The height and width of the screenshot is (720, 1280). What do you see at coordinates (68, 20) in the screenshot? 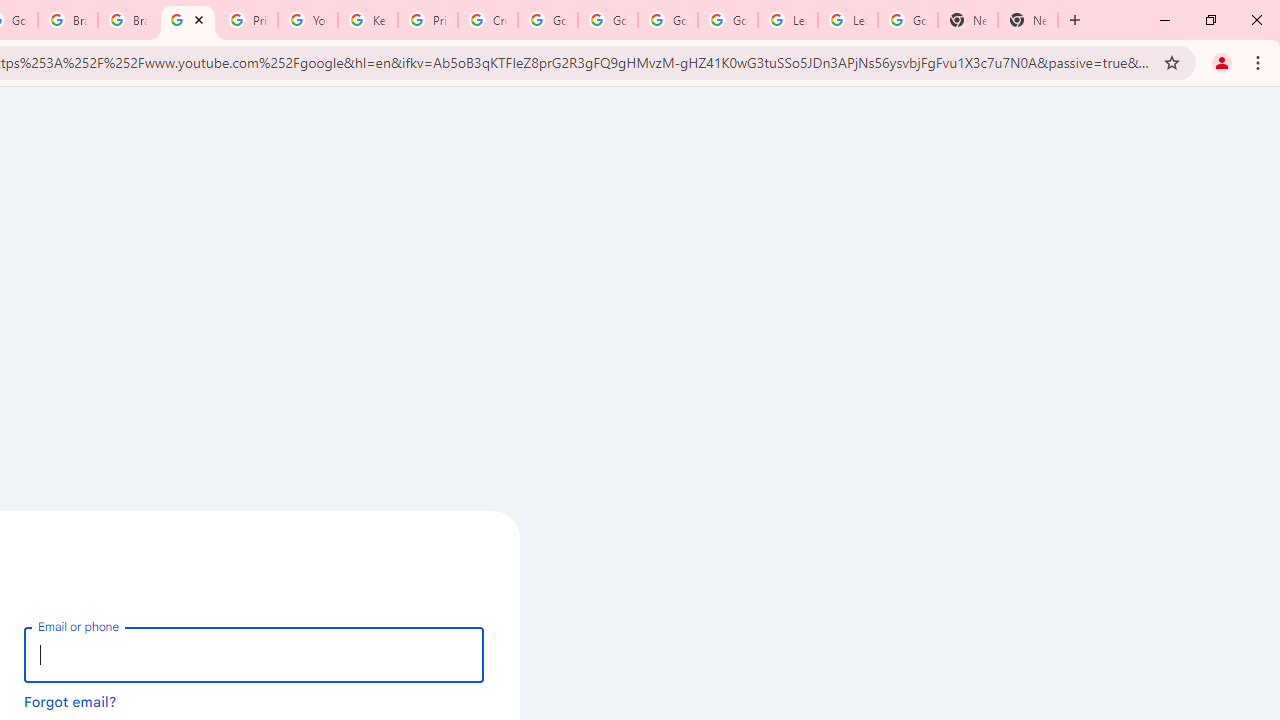
I see `'Brand Resource Center'` at bounding box center [68, 20].